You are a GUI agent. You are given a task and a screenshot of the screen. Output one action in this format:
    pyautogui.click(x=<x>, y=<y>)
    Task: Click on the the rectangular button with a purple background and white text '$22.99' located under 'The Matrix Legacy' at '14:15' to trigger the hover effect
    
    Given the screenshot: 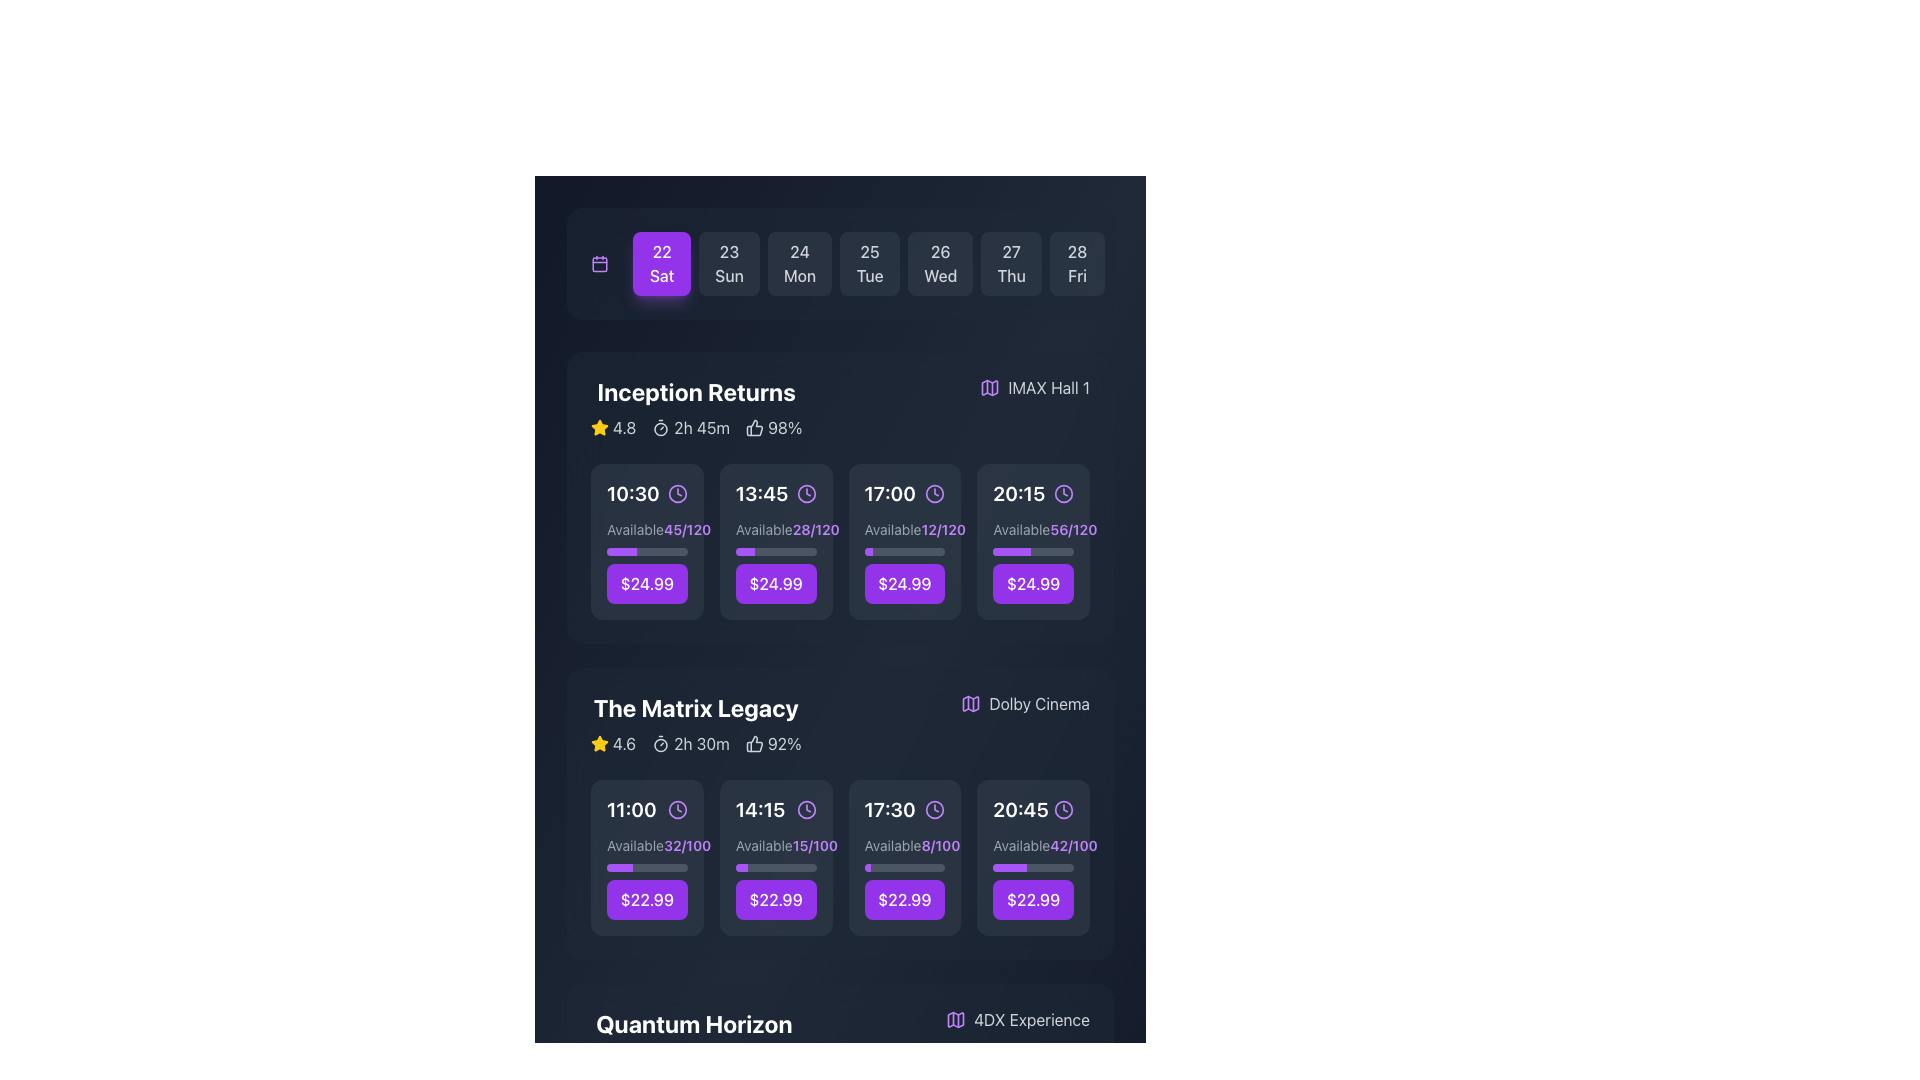 What is the action you would take?
    pyautogui.click(x=775, y=898)
    